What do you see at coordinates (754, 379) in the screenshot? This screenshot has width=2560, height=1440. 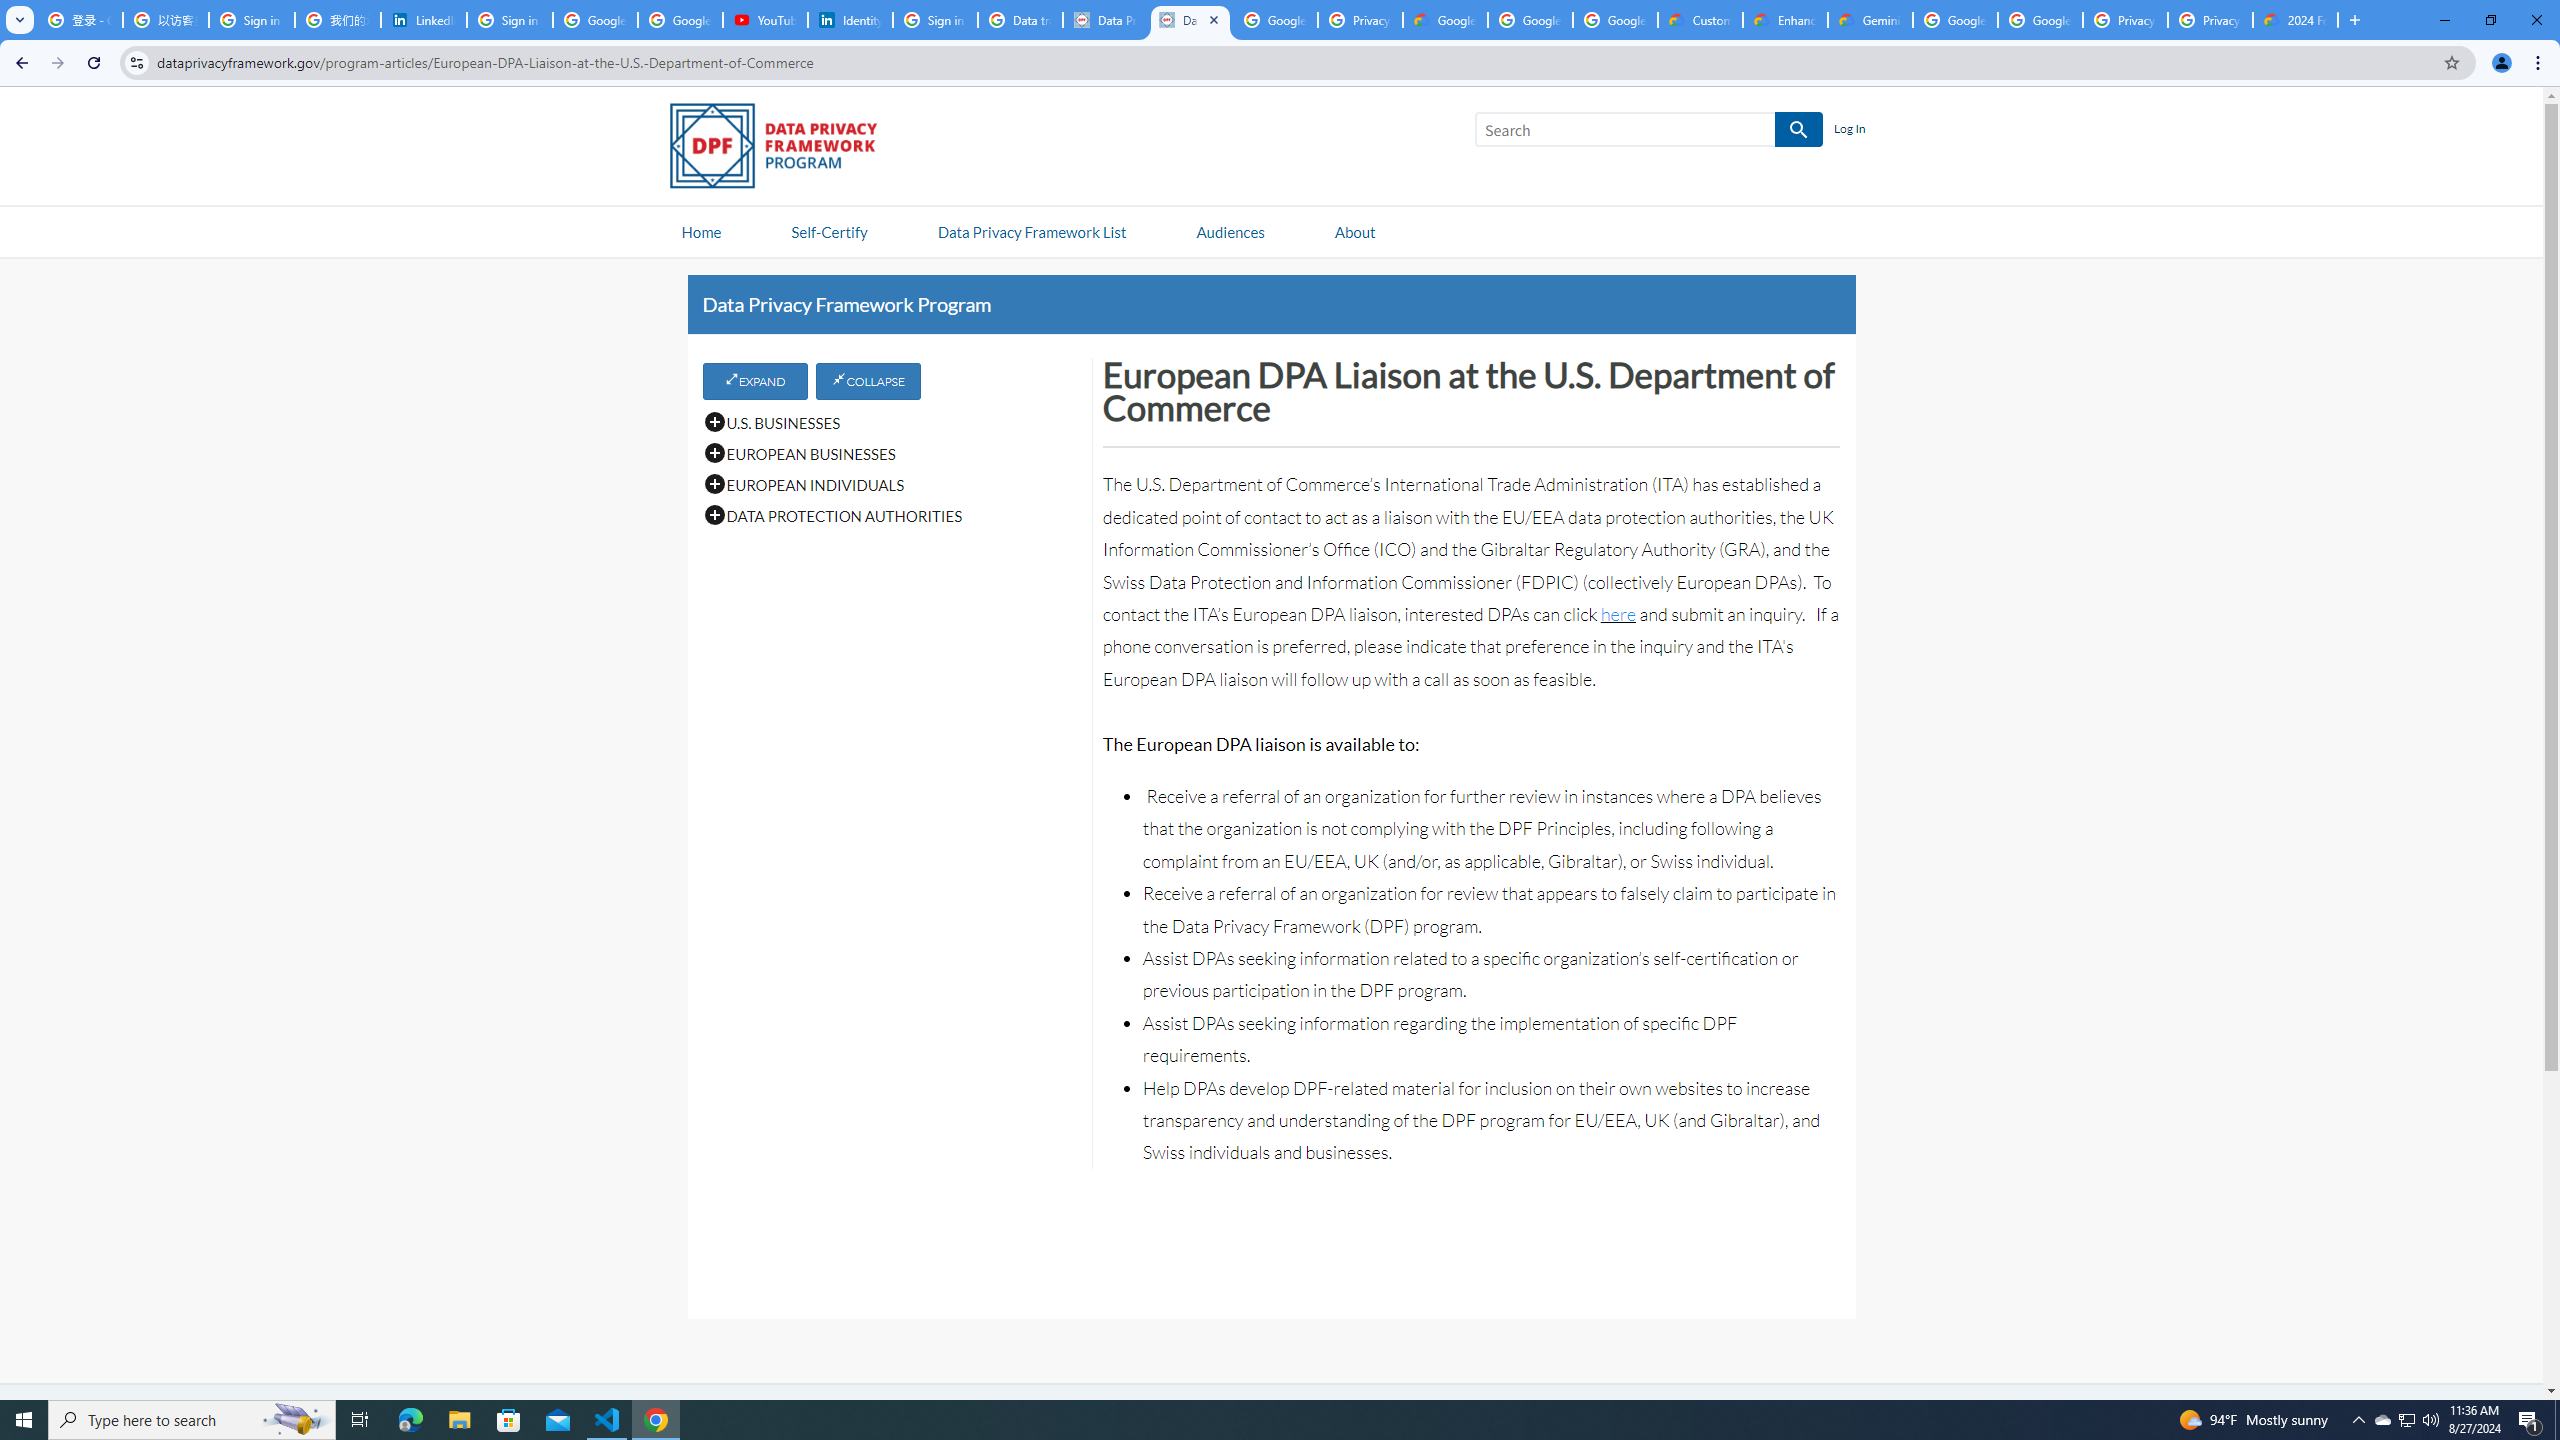 I see `'EXPAND'` at bounding box center [754, 379].